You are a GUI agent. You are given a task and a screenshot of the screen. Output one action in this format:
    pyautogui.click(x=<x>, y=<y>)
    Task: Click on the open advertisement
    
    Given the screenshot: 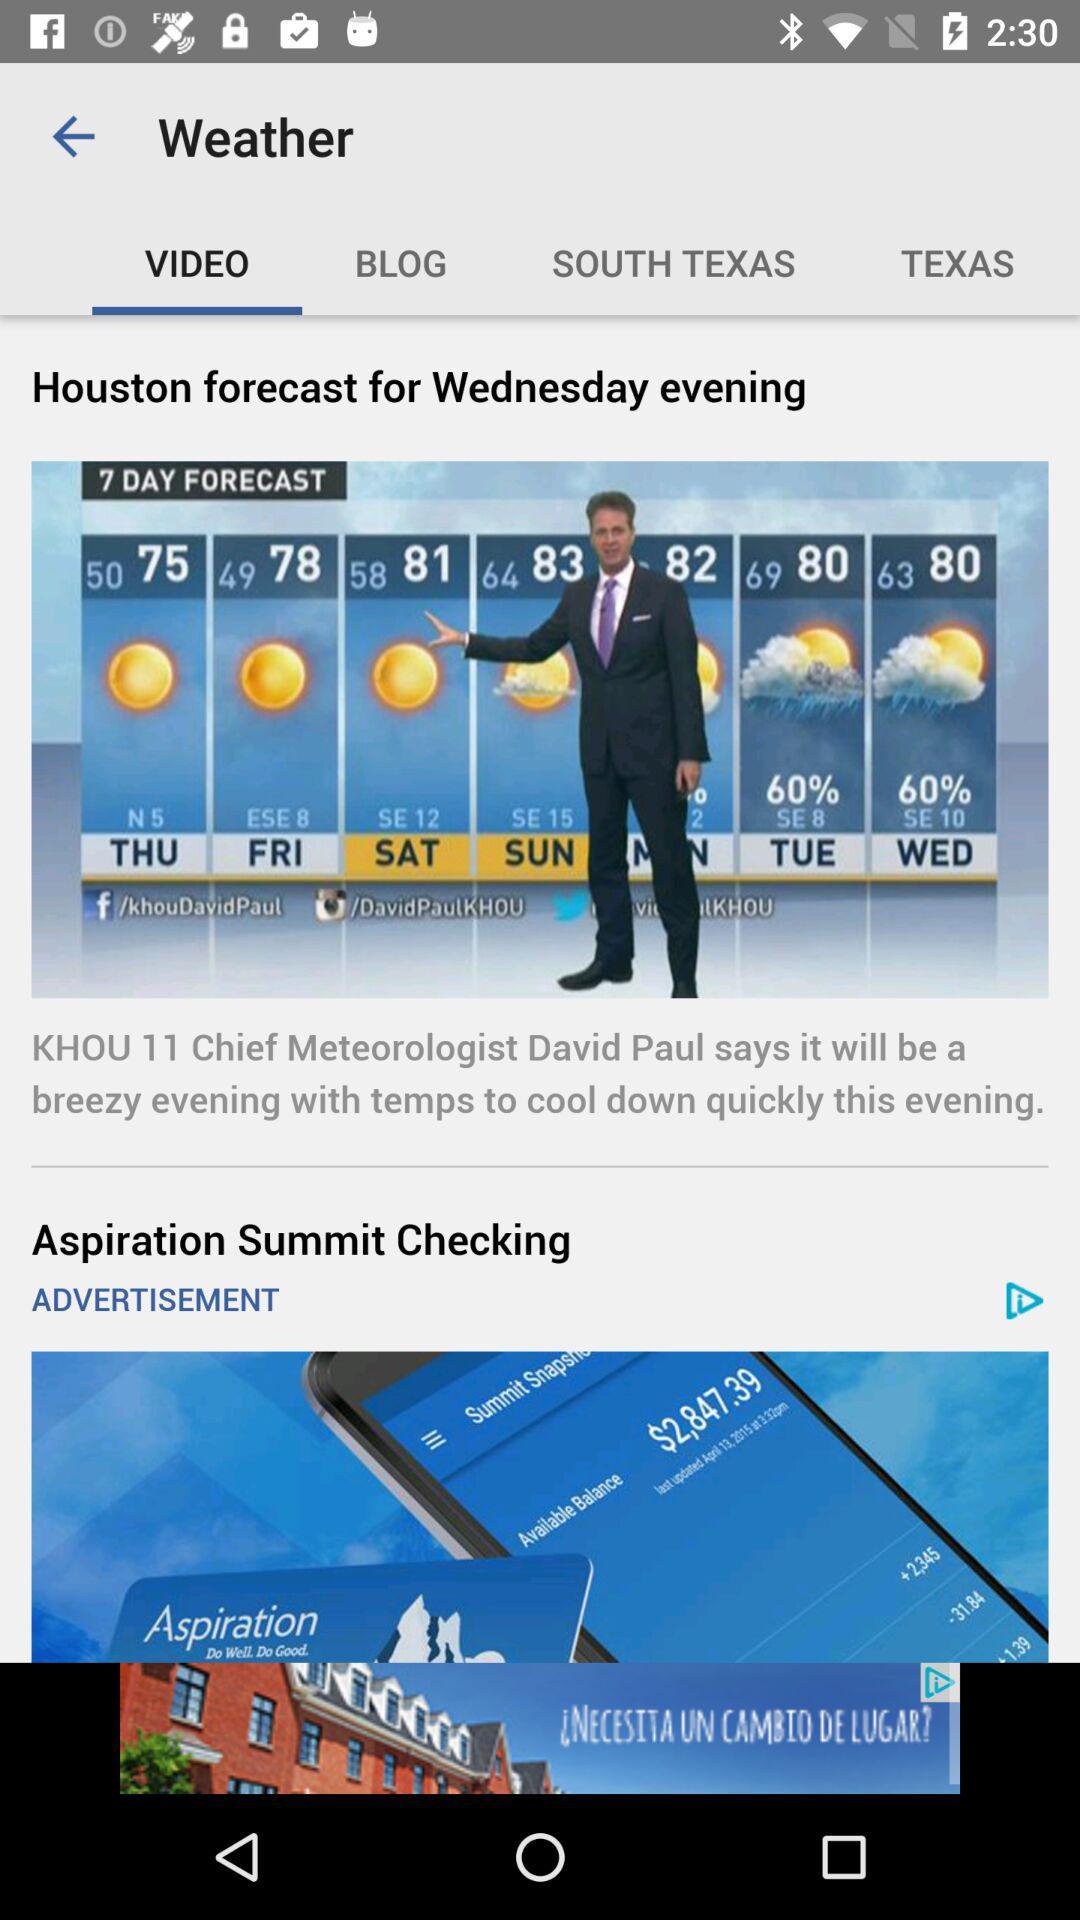 What is the action you would take?
    pyautogui.click(x=540, y=1727)
    